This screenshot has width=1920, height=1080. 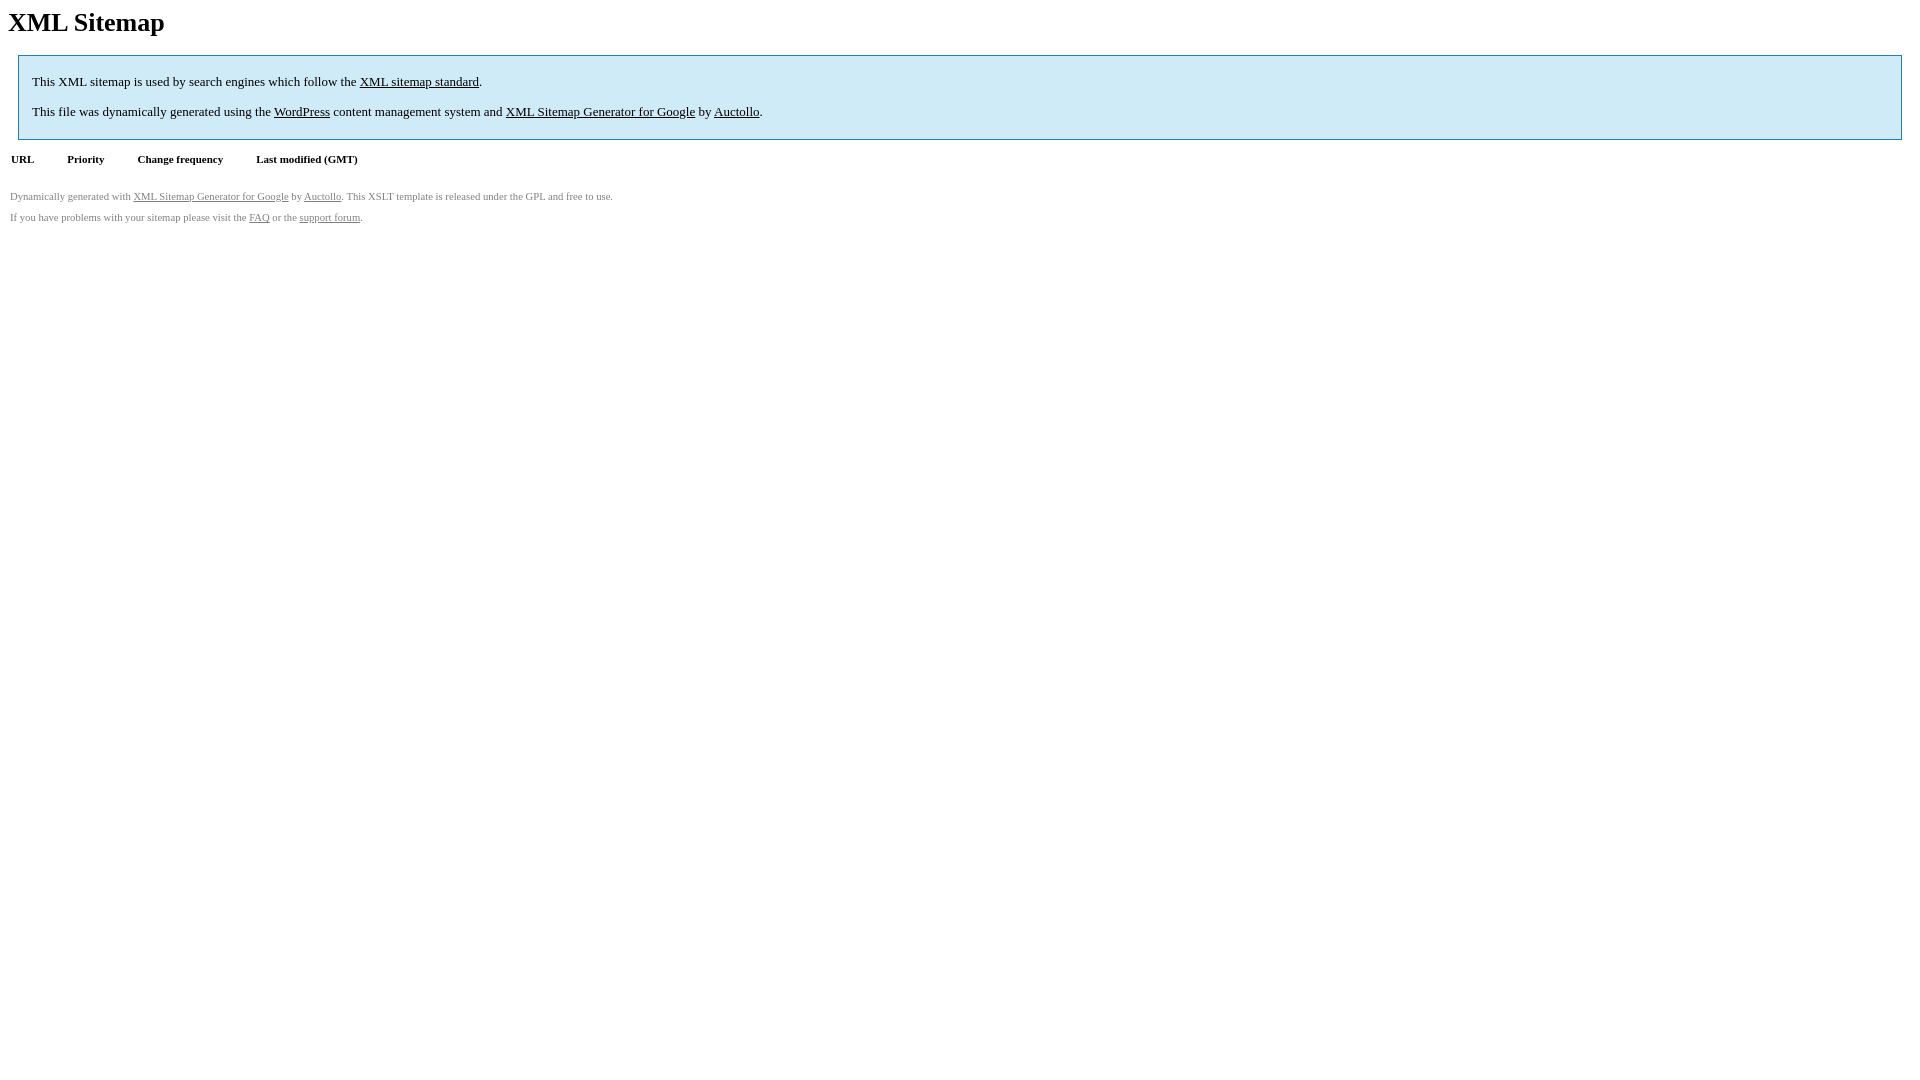 What do you see at coordinates (418, 80) in the screenshot?
I see `'XML sitemap standard'` at bounding box center [418, 80].